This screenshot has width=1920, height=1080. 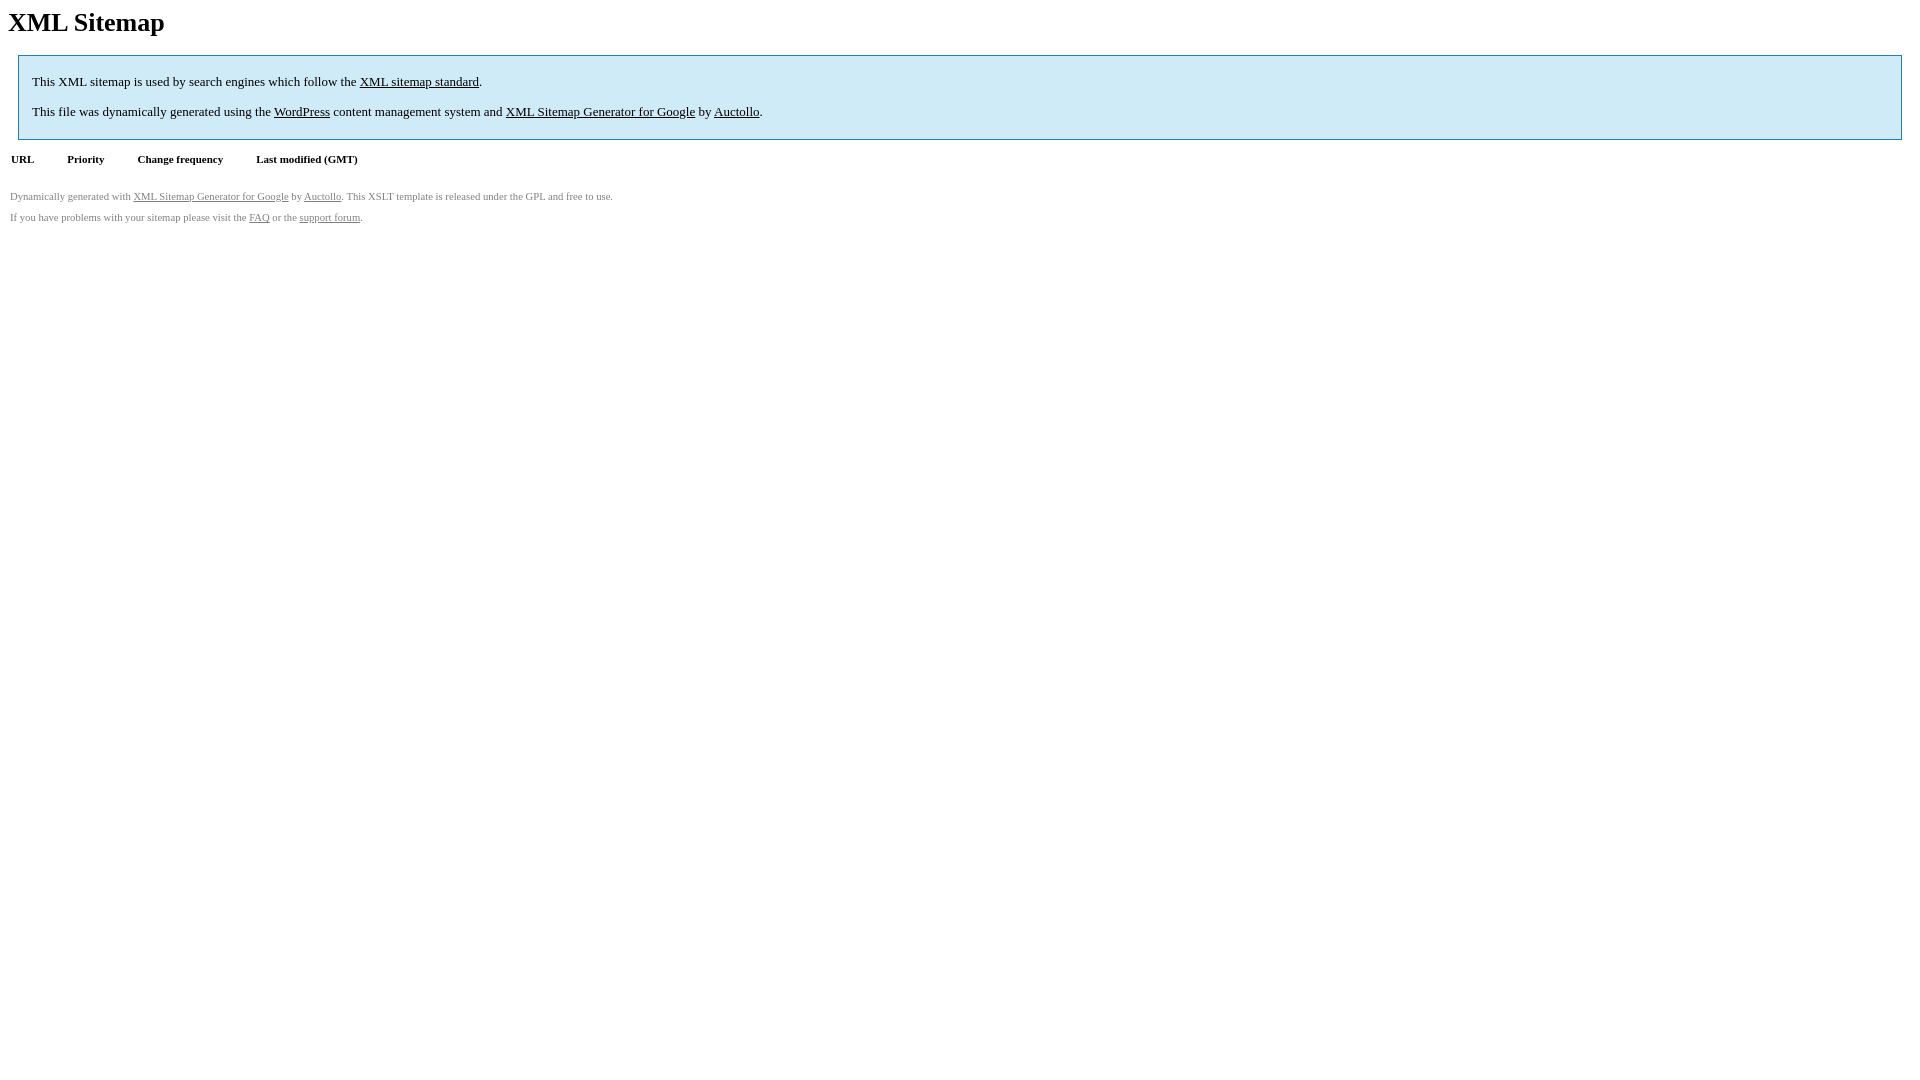 What do you see at coordinates (418, 80) in the screenshot?
I see `'XML sitemap standard'` at bounding box center [418, 80].